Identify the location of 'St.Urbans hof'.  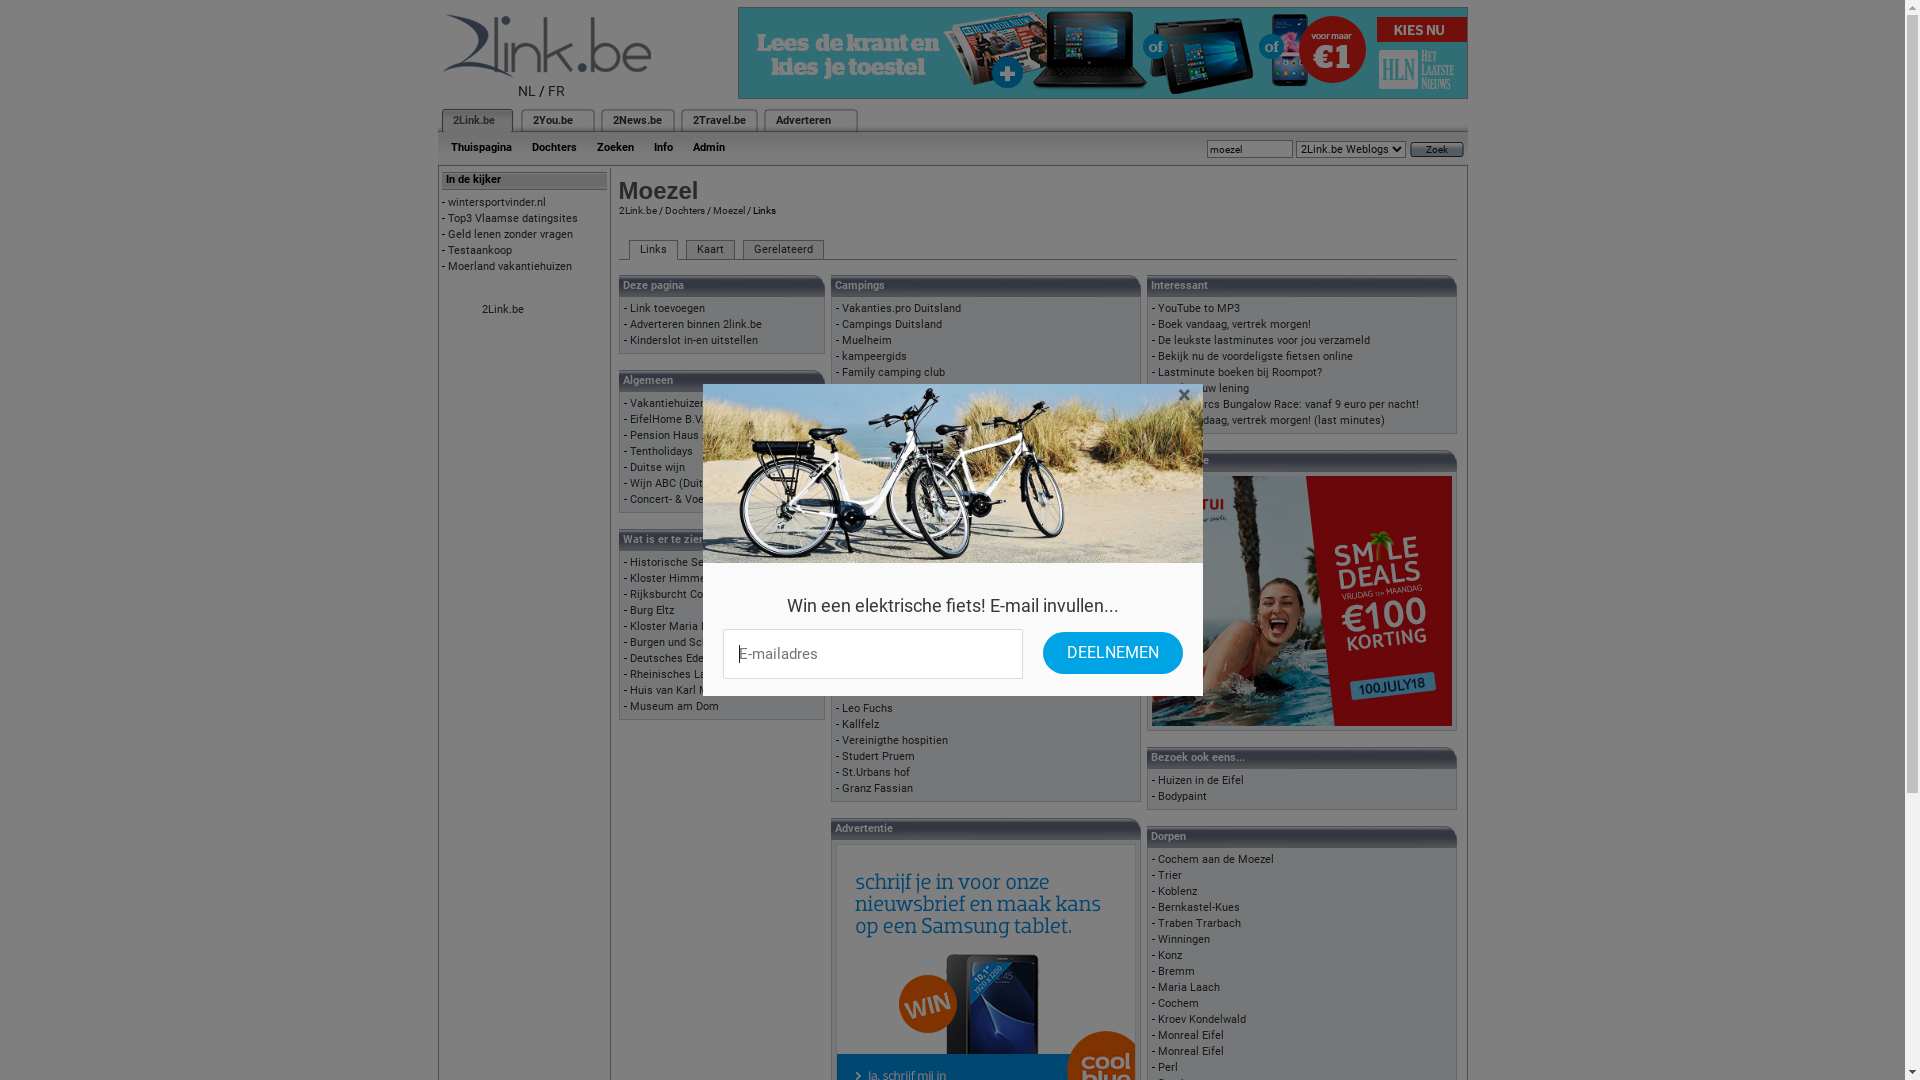
(841, 771).